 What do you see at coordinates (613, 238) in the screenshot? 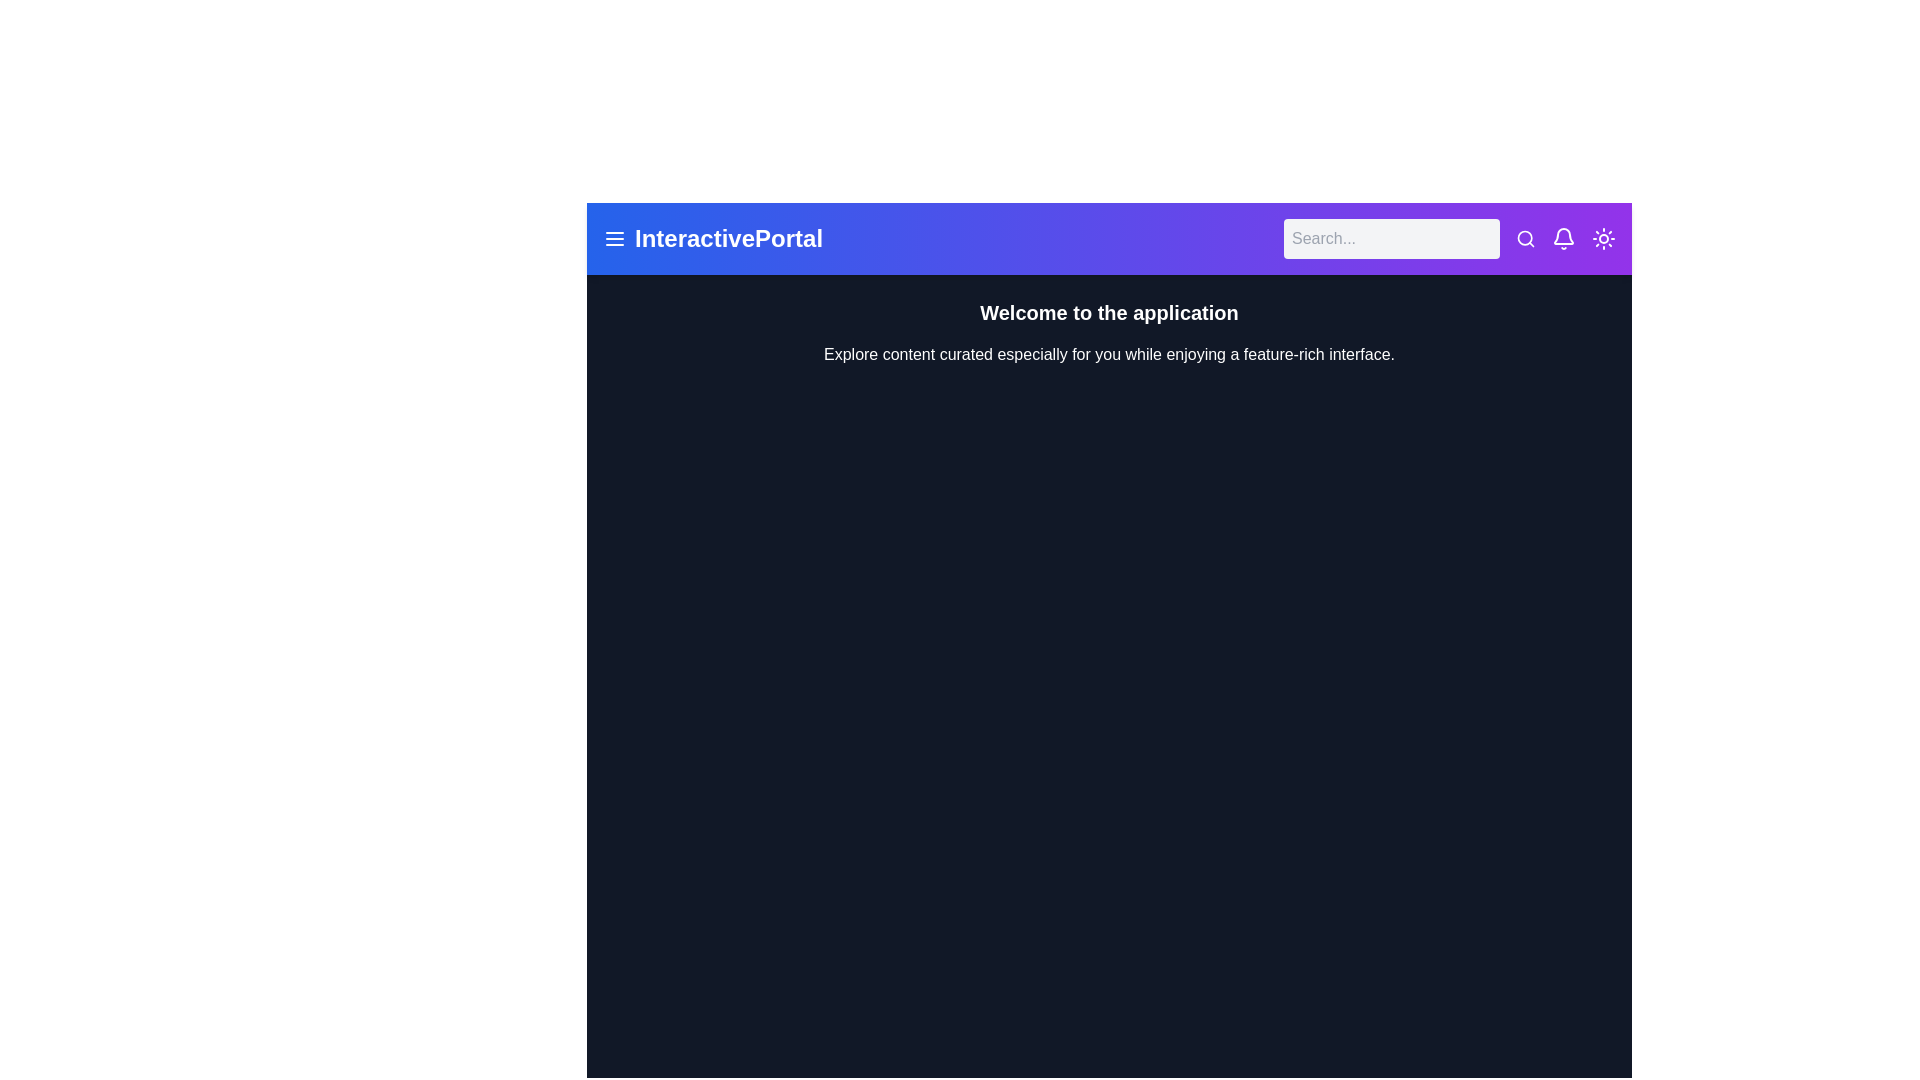
I see `the menu icon to expand the menu` at bounding box center [613, 238].